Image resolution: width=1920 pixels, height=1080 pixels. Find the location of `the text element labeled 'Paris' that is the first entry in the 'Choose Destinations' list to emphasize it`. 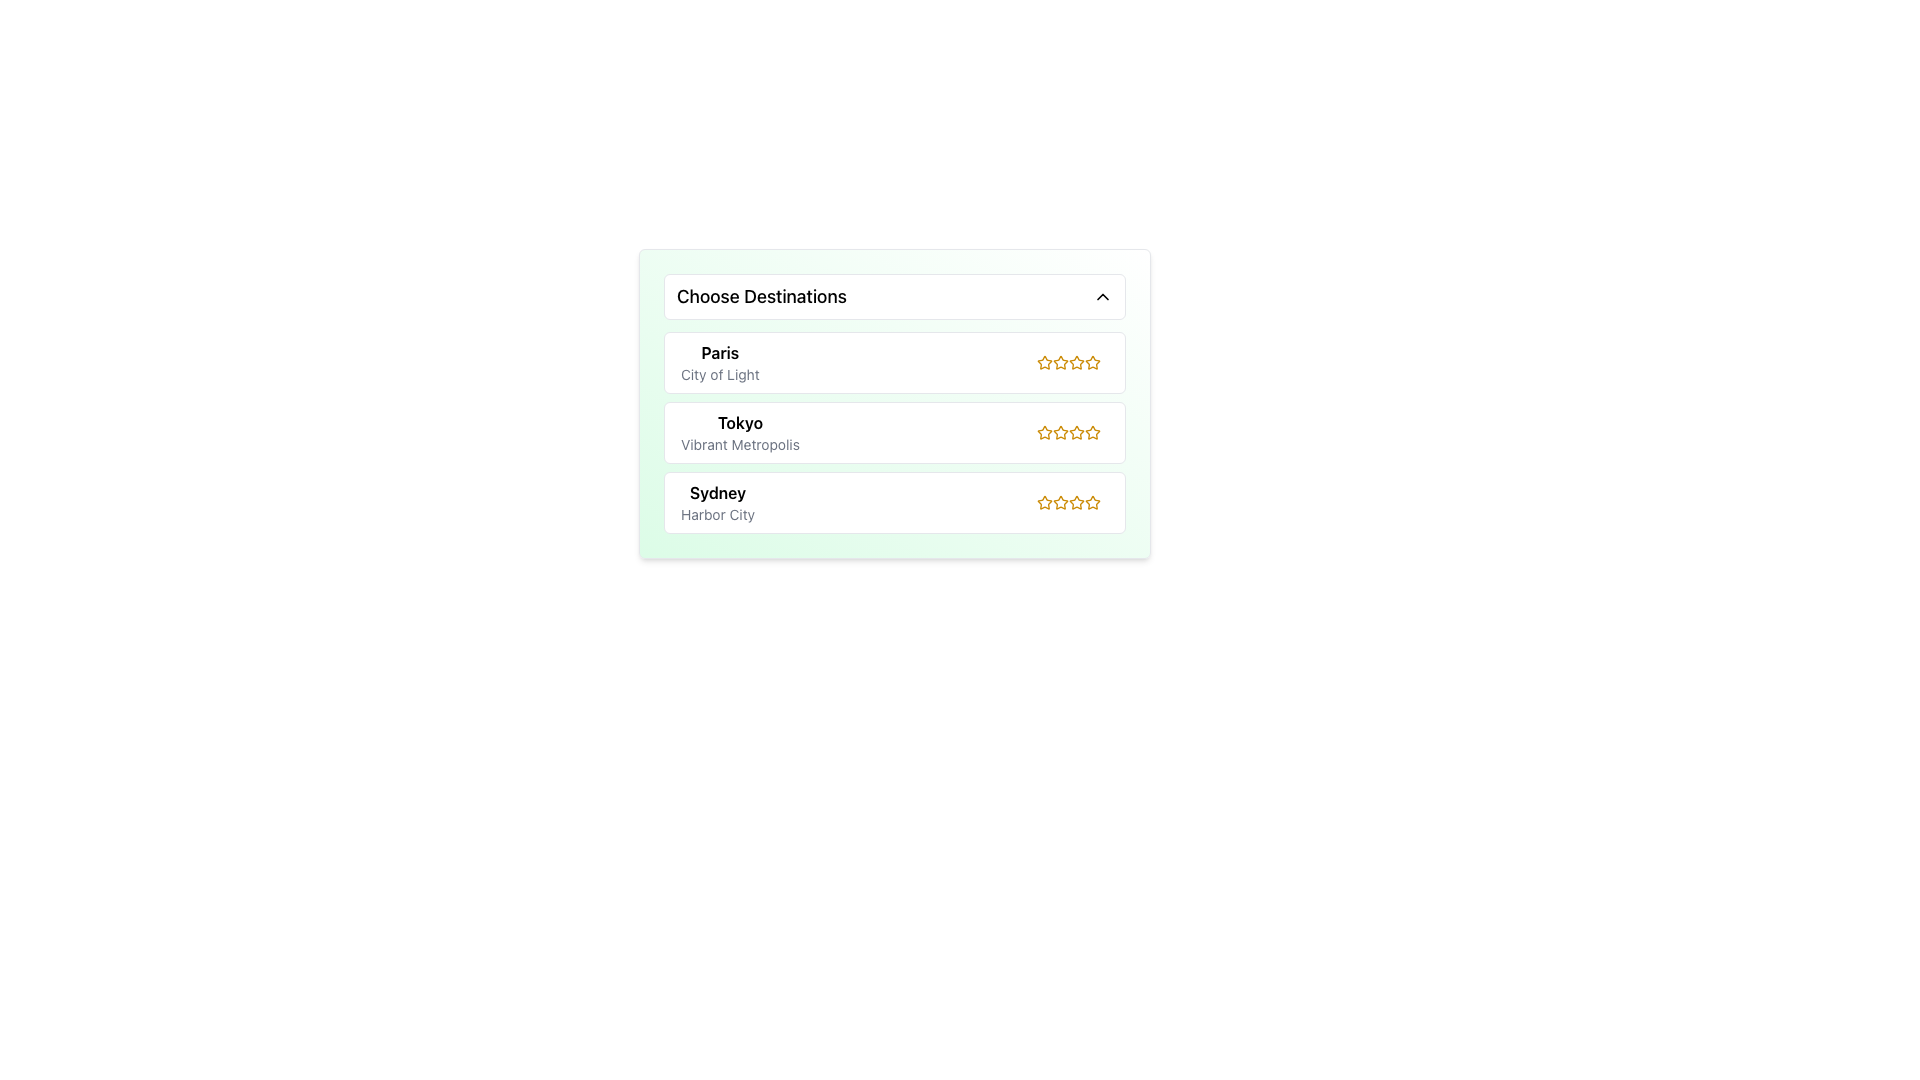

the text element labeled 'Paris' that is the first entry in the 'Choose Destinations' list to emphasize it is located at coordinates (720, 362).